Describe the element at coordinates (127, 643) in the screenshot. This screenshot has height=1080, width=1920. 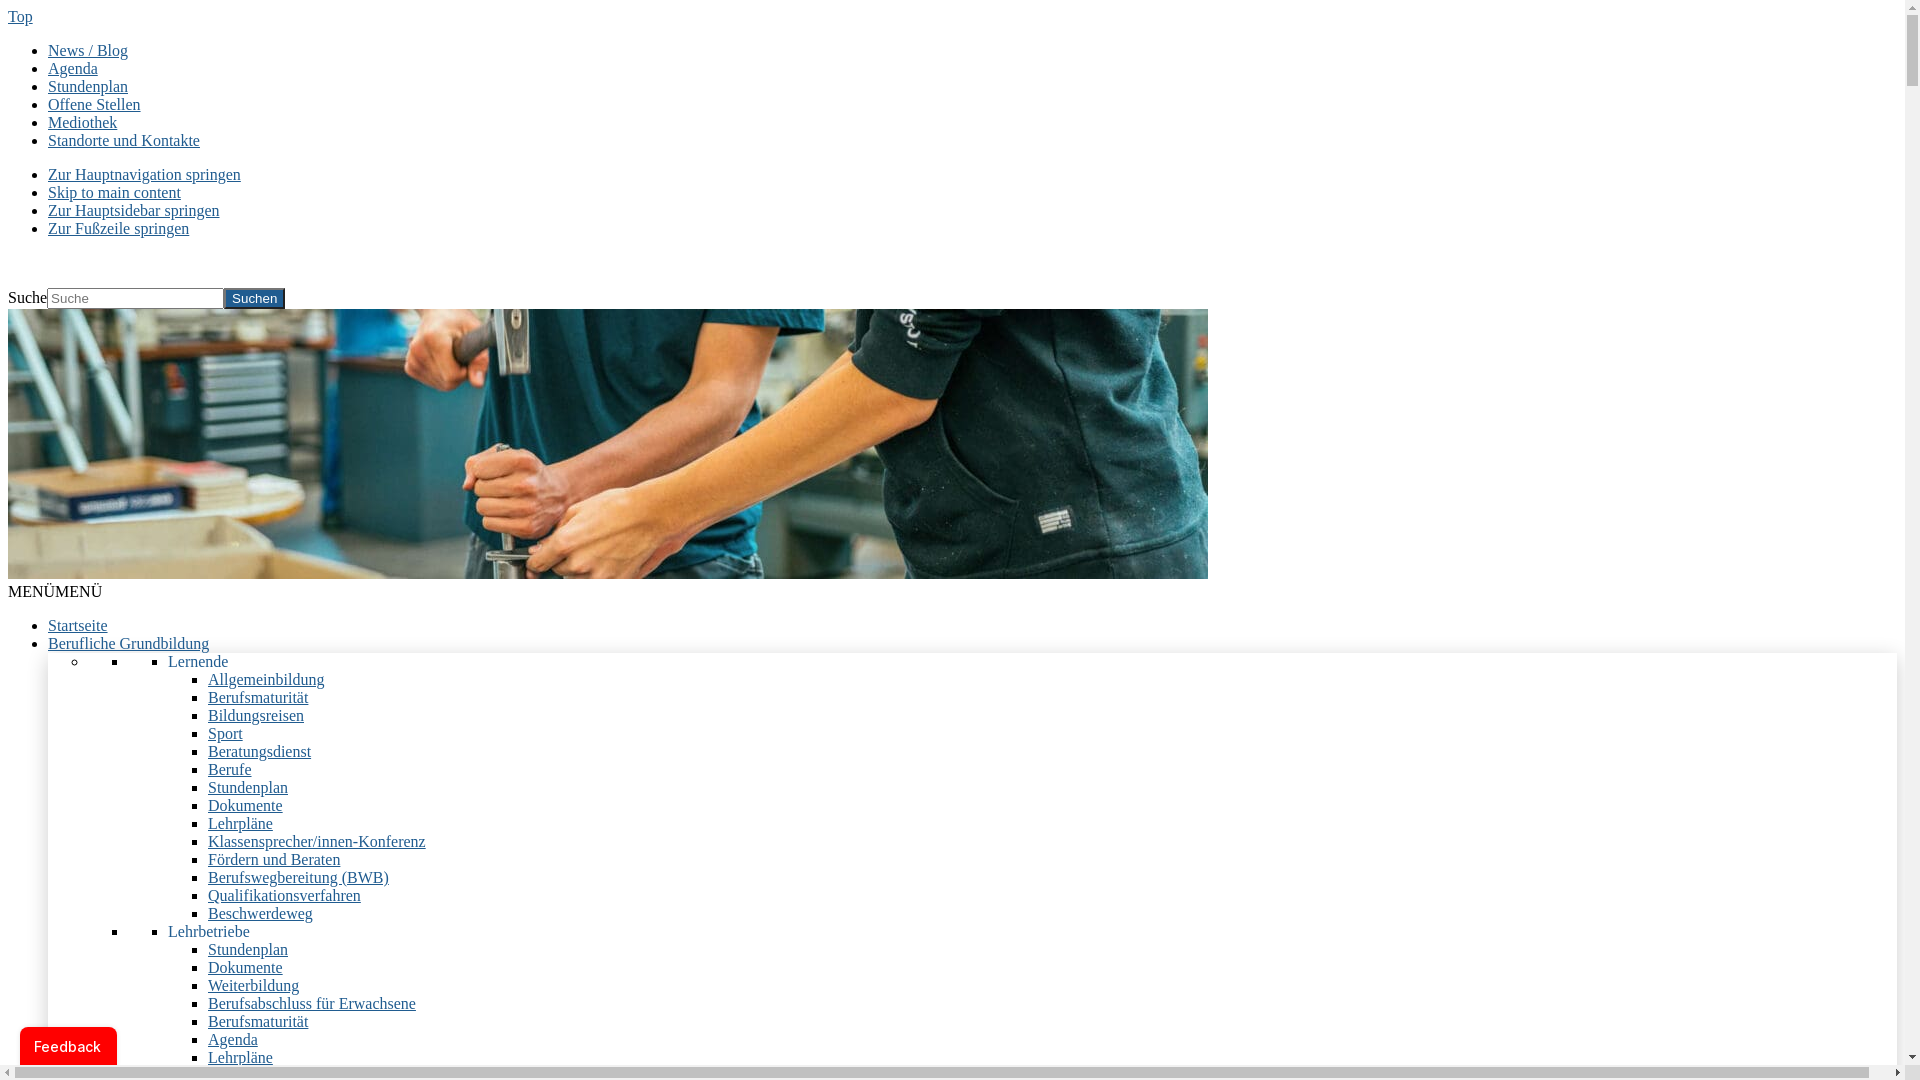
I see `'Berufliche Grundbildung'` at that location.